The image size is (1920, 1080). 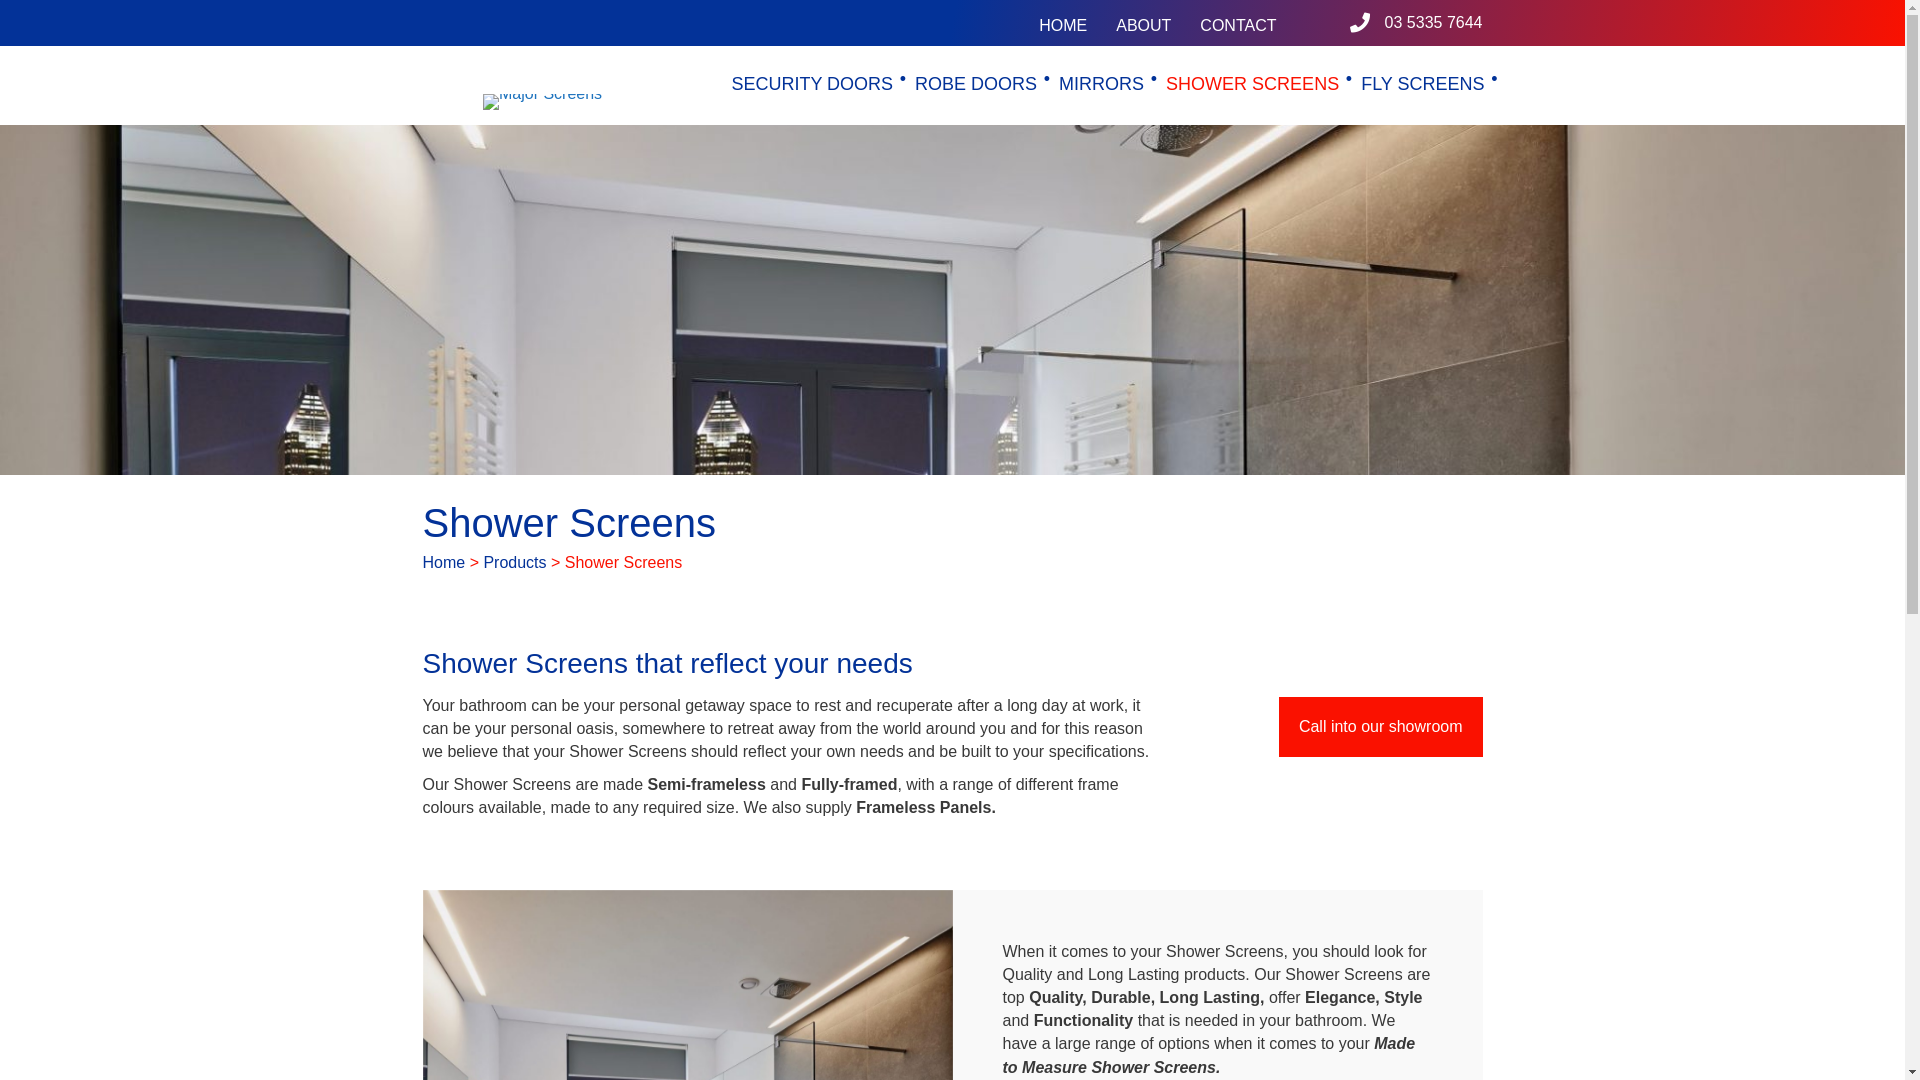 What do you see at coordinates (1250, 82) in the screenshot?
I see `'SHOWER SCREENS'` at bounding box center [1250, 82].